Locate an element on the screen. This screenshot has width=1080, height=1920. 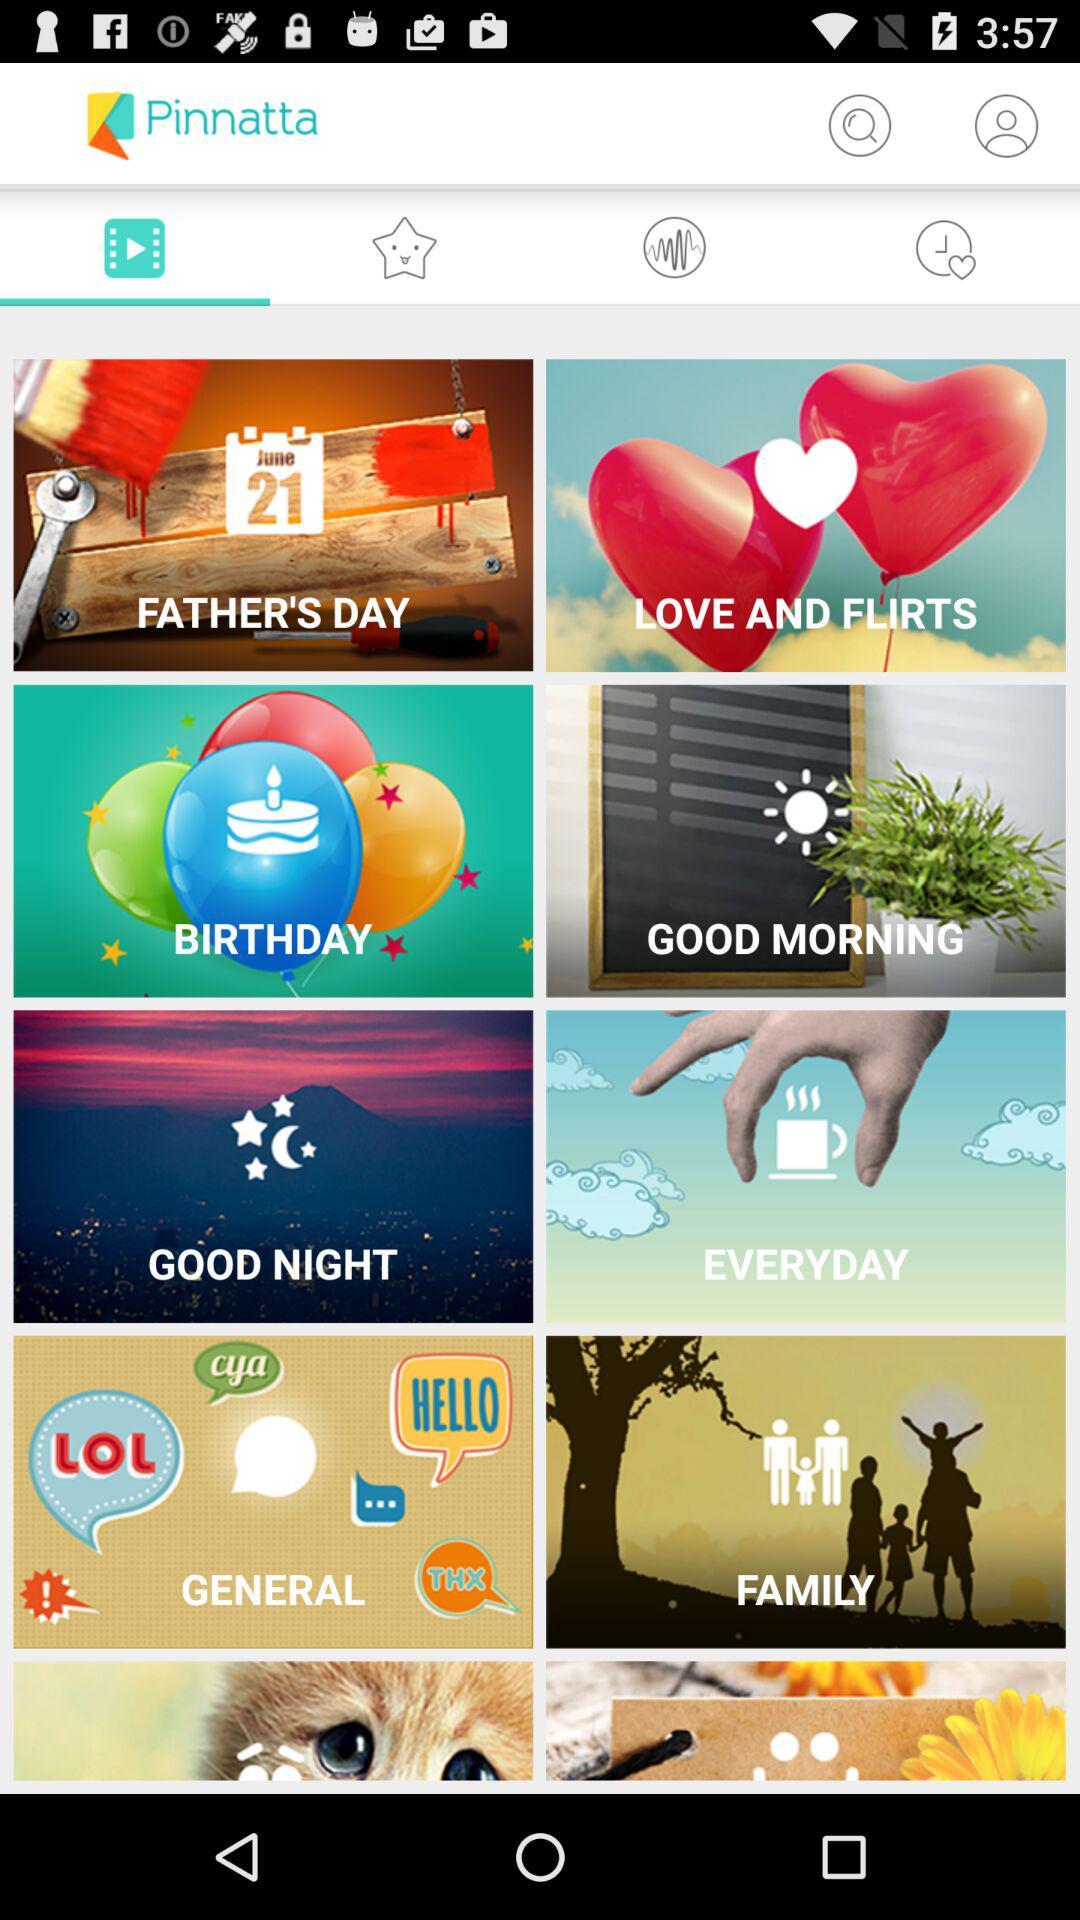
the image which is placed at fourth row first column is located at coordinates (273, 1492).